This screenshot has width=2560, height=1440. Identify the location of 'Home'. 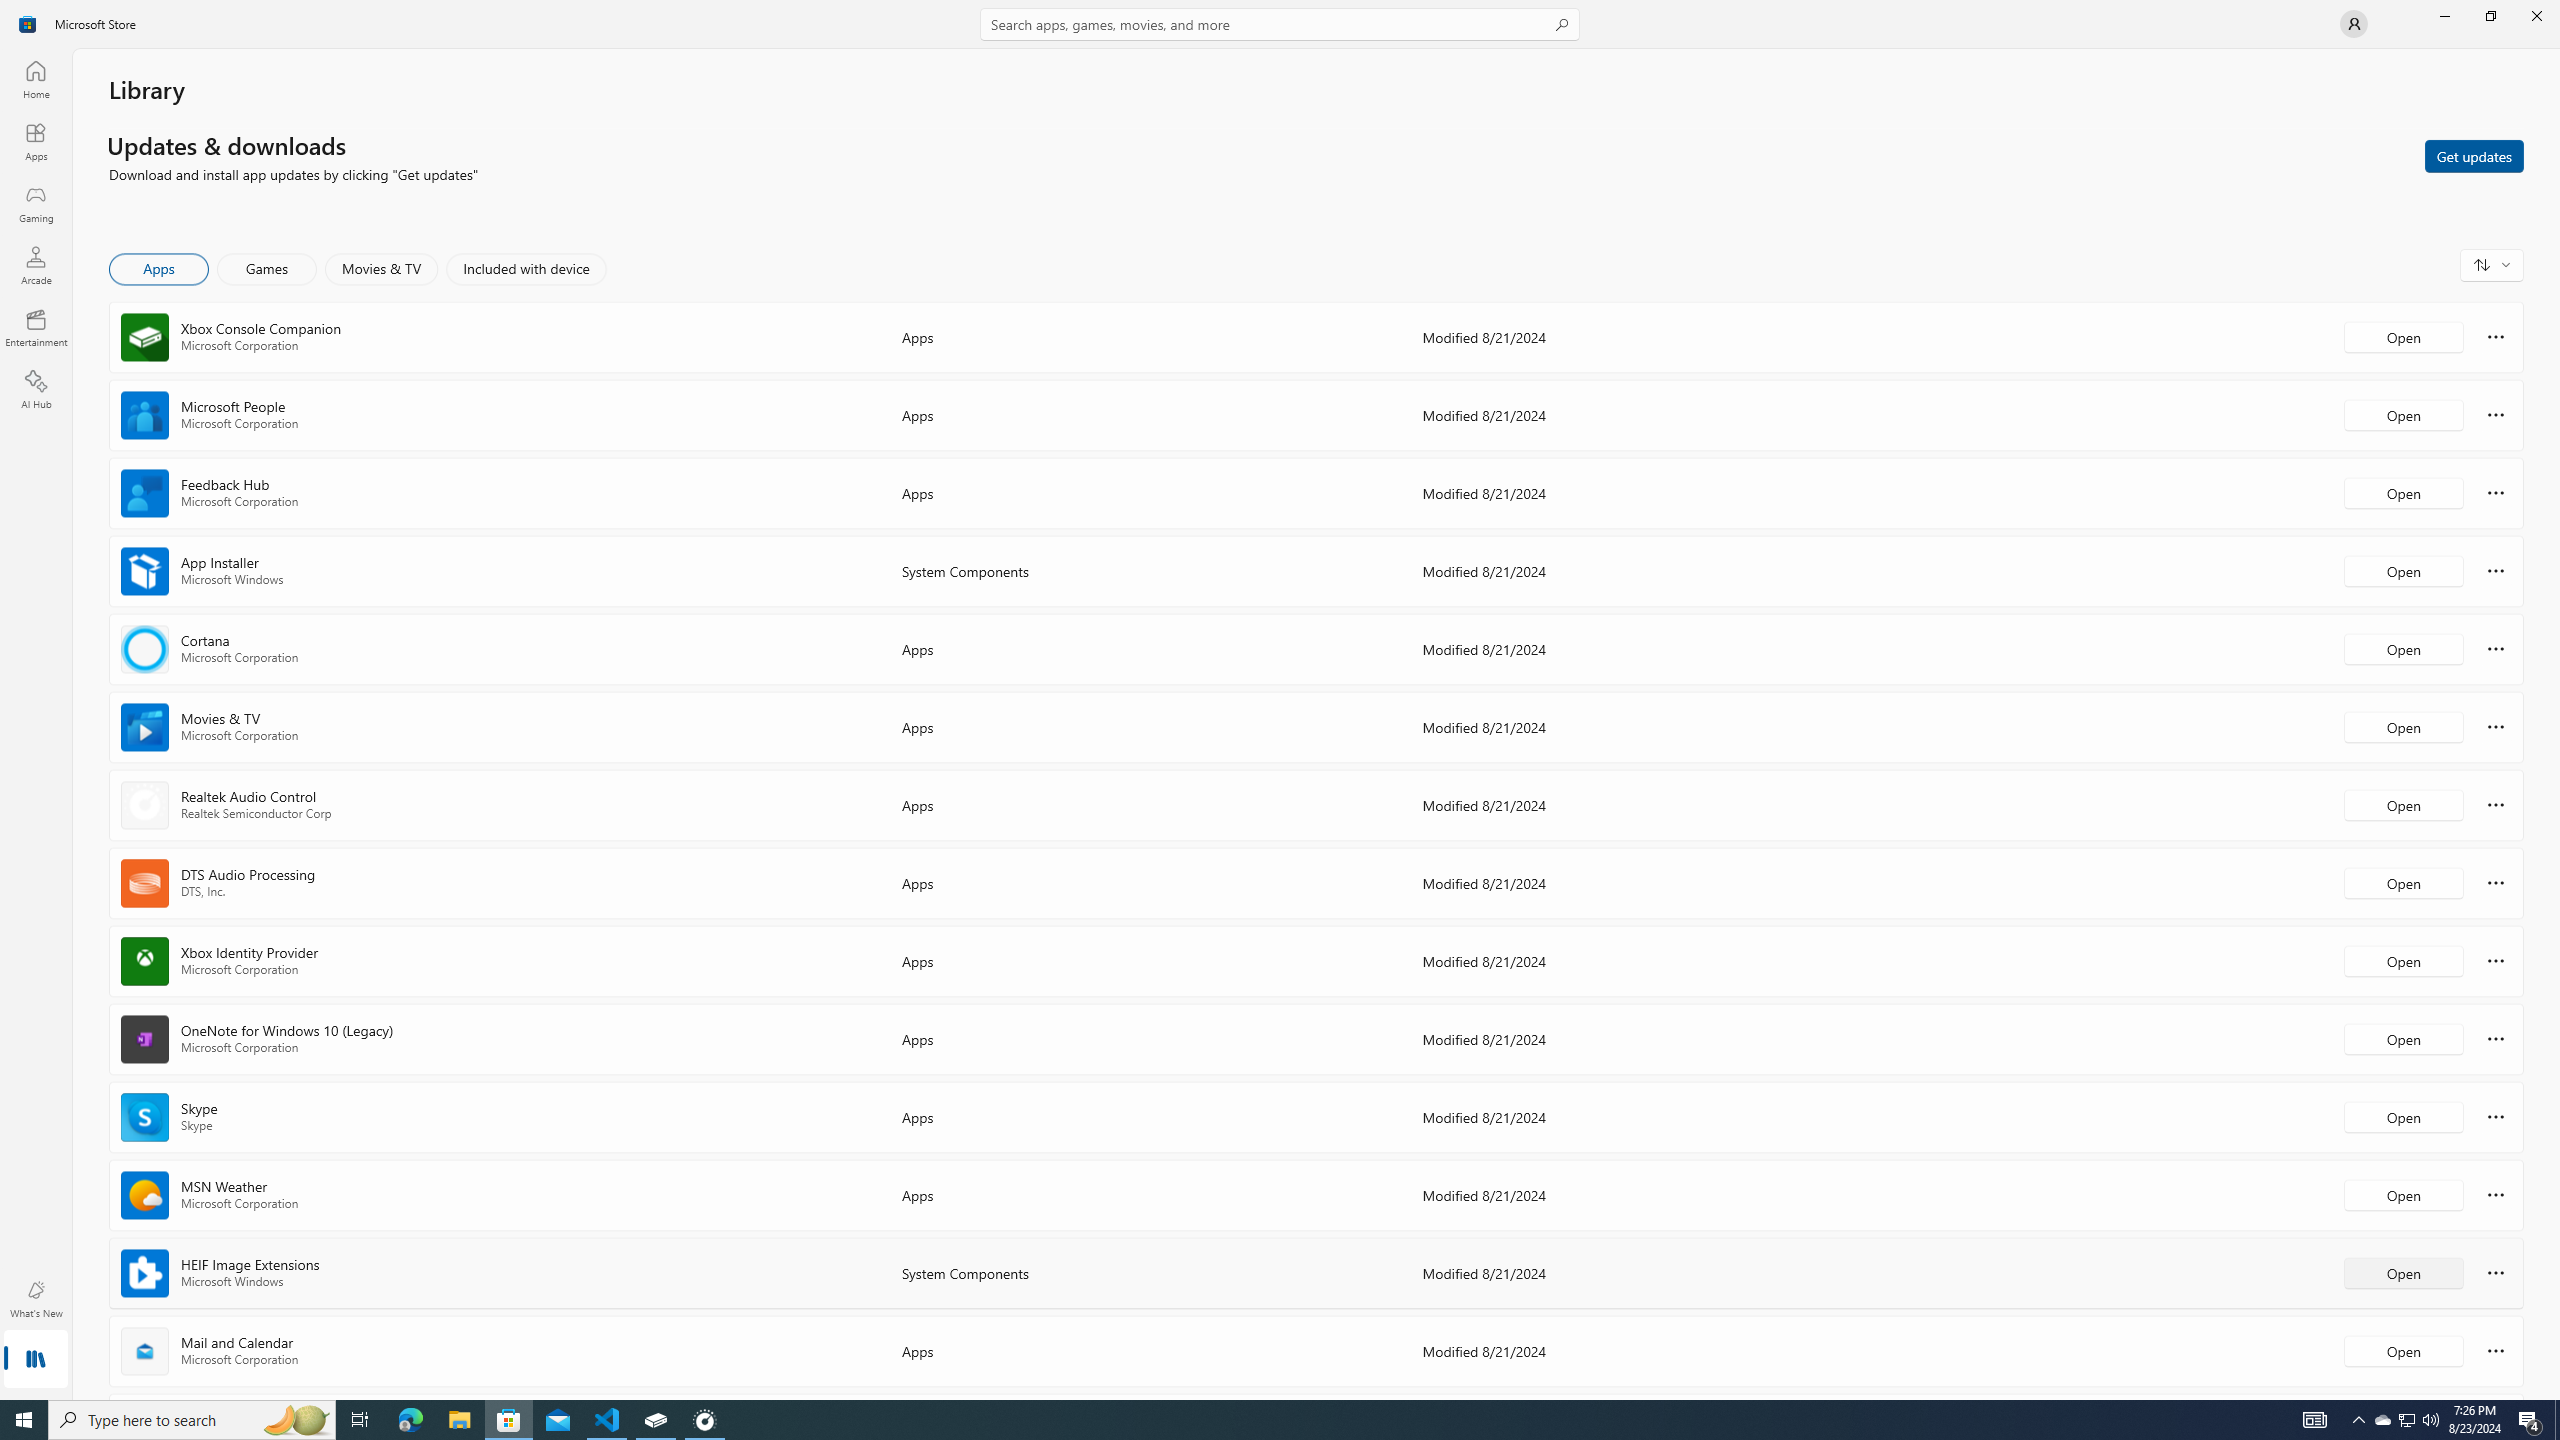
(34, 78).